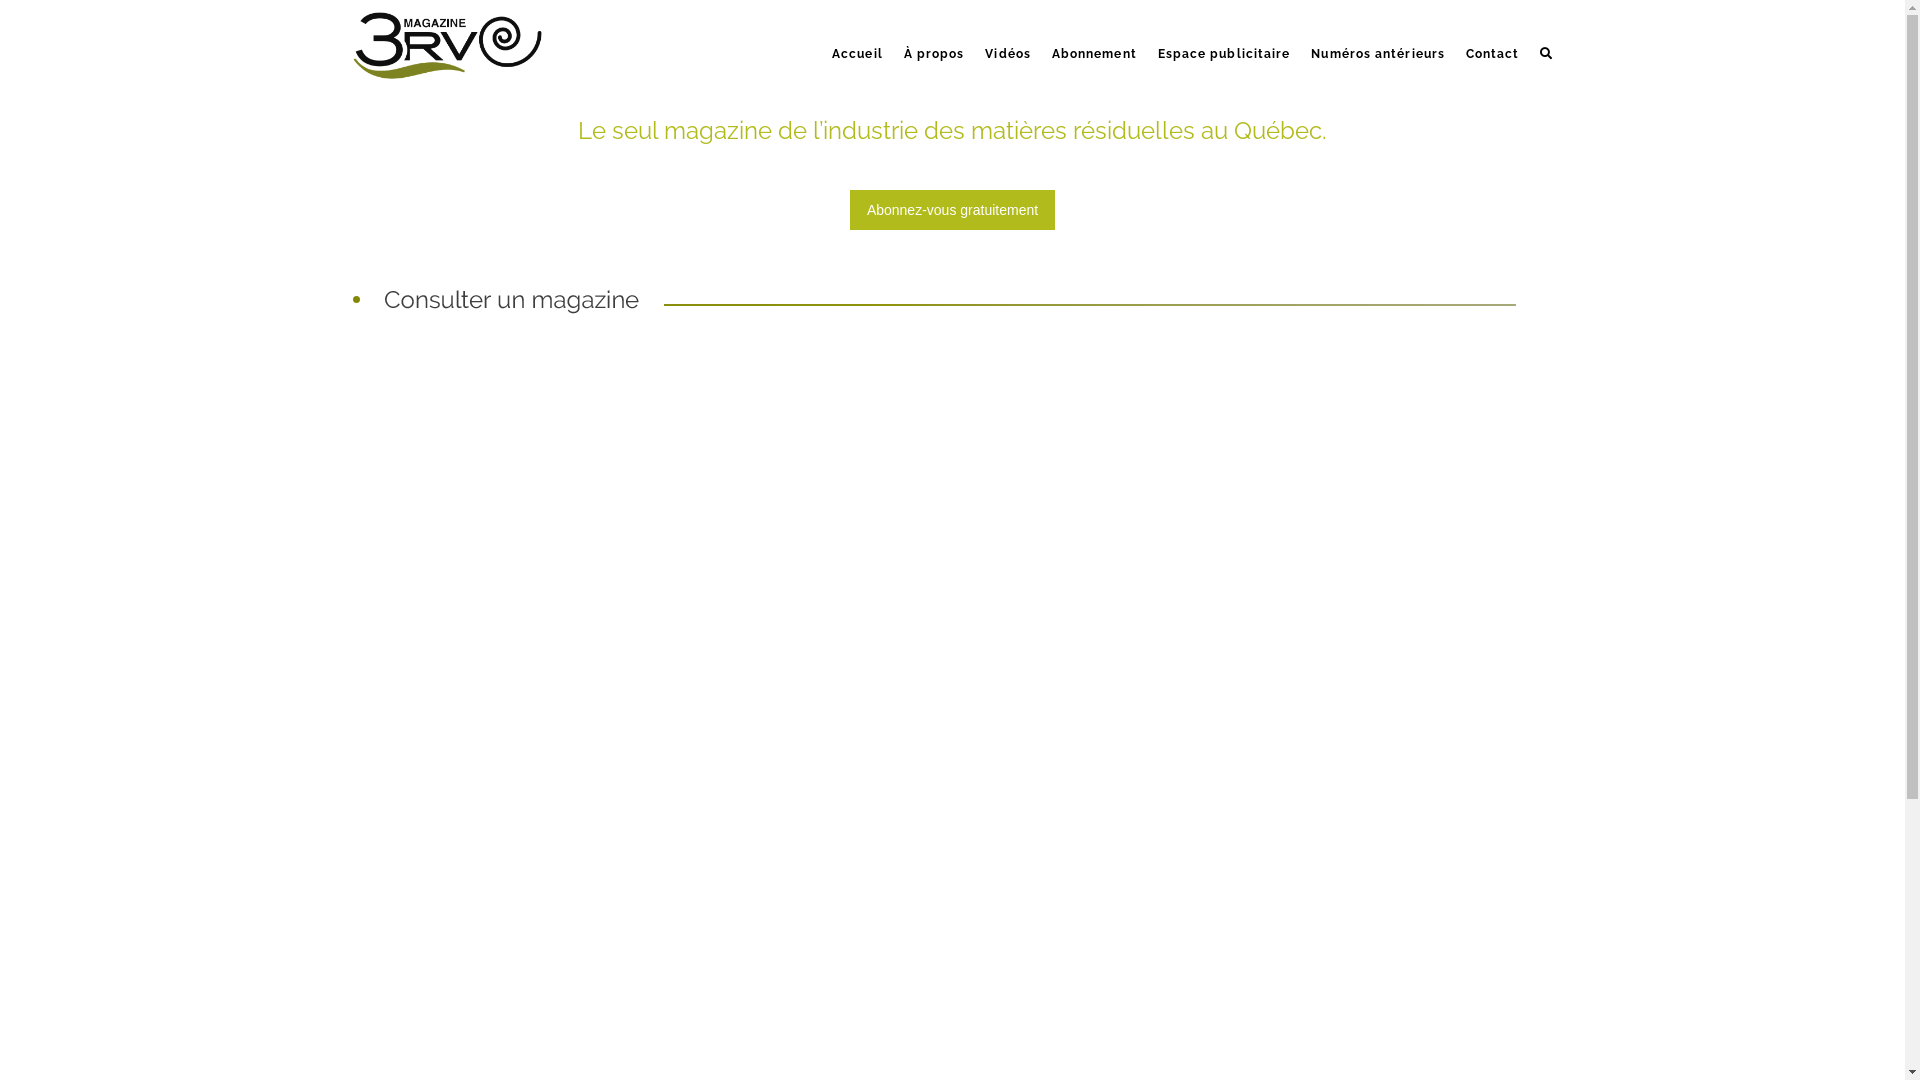  What do you see at coordinates (1040, 34) in the screenshot?
I see `'Abonnement'` at bounding box center [1040, 34].